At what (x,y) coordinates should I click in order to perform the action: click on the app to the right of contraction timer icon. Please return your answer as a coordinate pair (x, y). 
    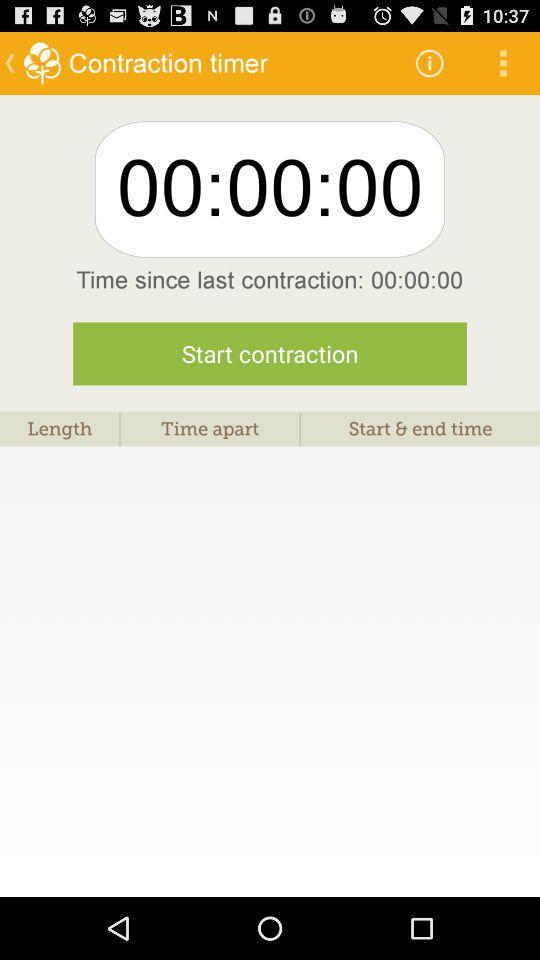
    Looking at the image, I should click on (428, 62).